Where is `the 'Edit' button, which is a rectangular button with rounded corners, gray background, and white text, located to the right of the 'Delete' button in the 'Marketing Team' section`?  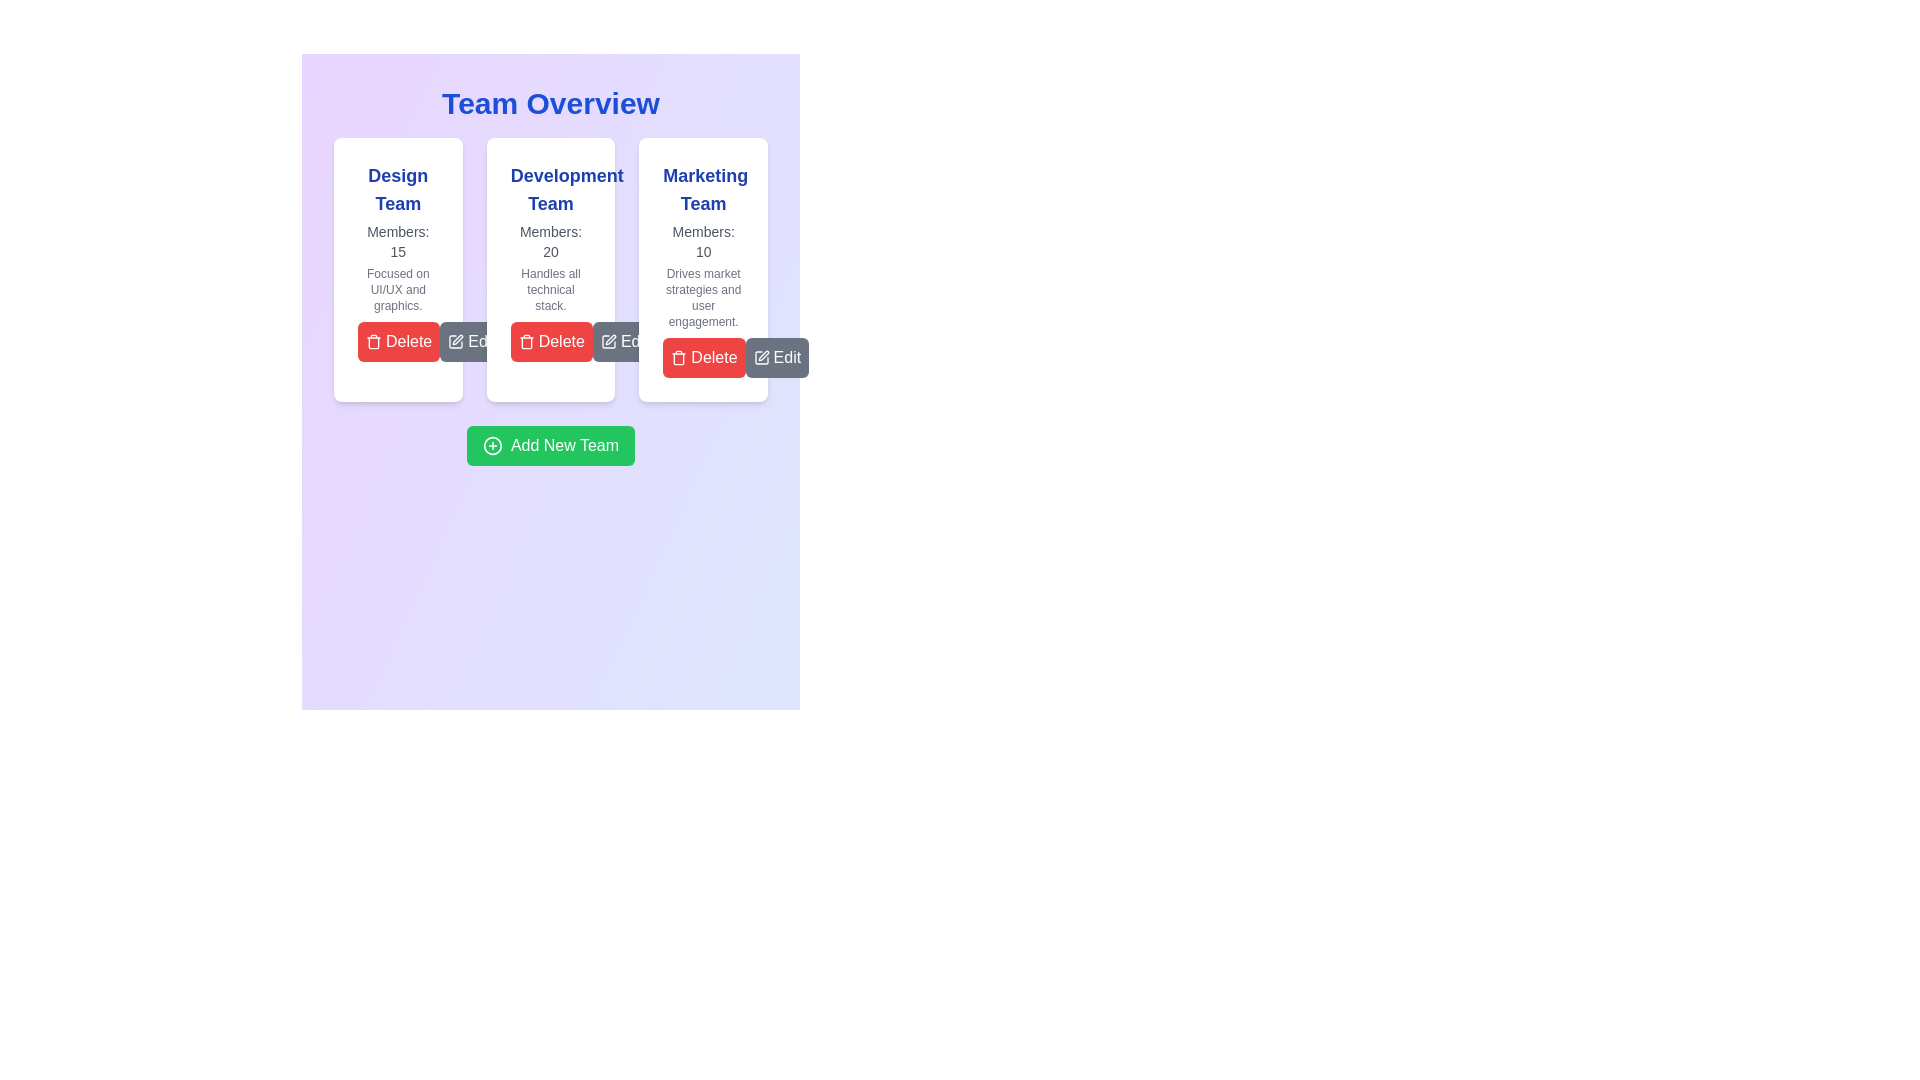 the 'Edit' button, which is a rectangular button with rounded corners, gray background, and white text, located to the right of the 'Delete' button in the 'Marketing Team' section is located at coordinates (776, 357).